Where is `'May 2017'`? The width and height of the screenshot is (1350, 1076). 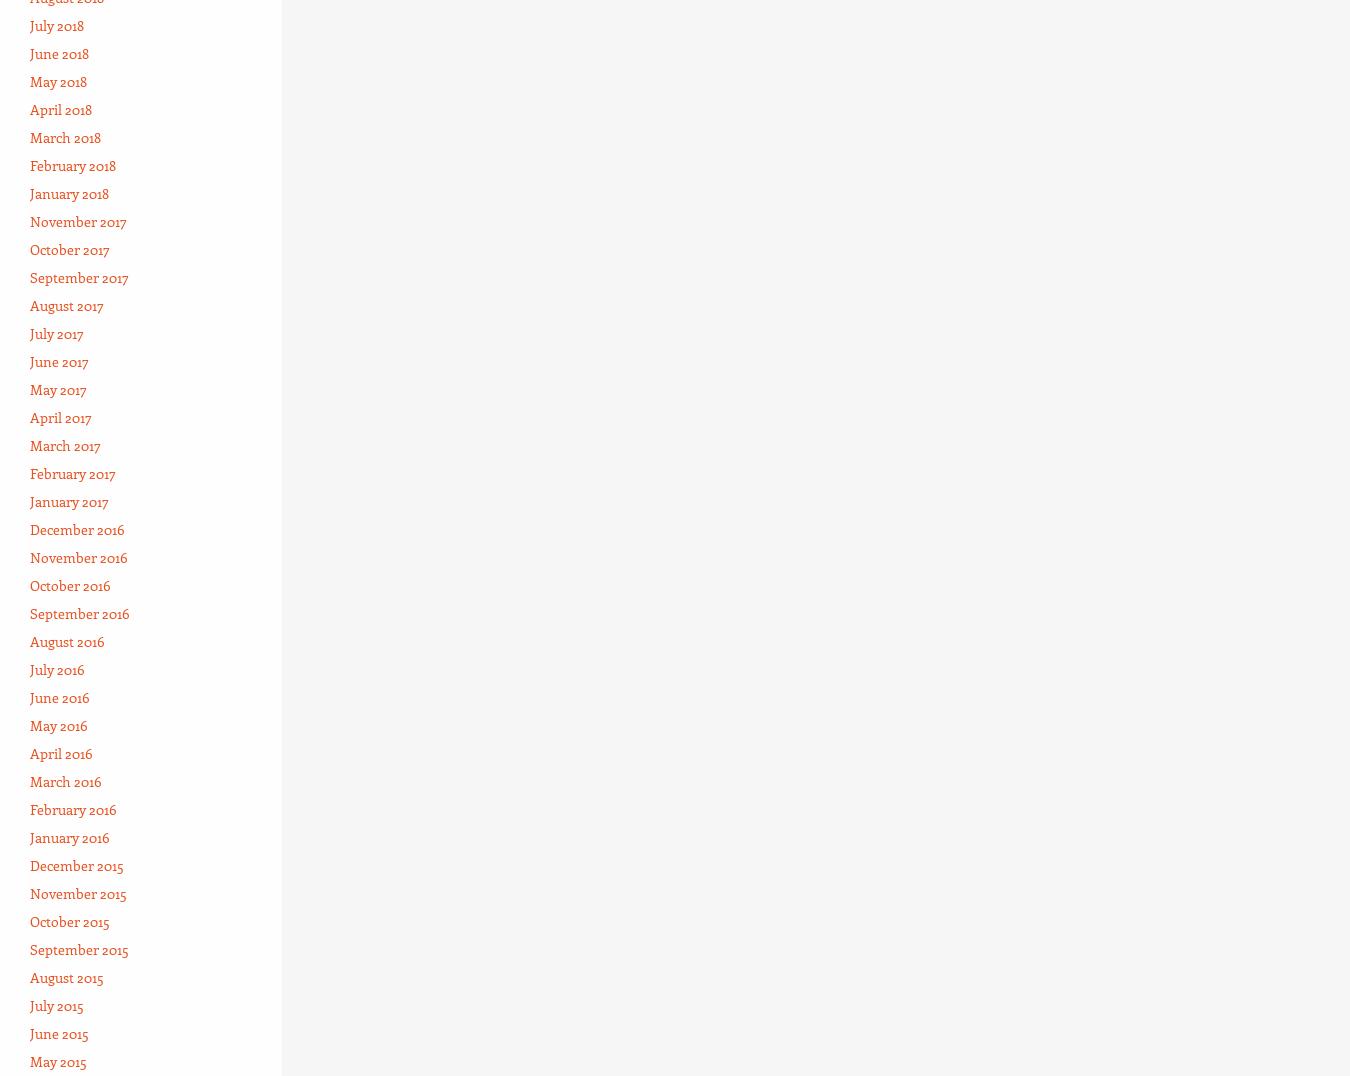 'May 2017' is located at coordinates (57, 387).